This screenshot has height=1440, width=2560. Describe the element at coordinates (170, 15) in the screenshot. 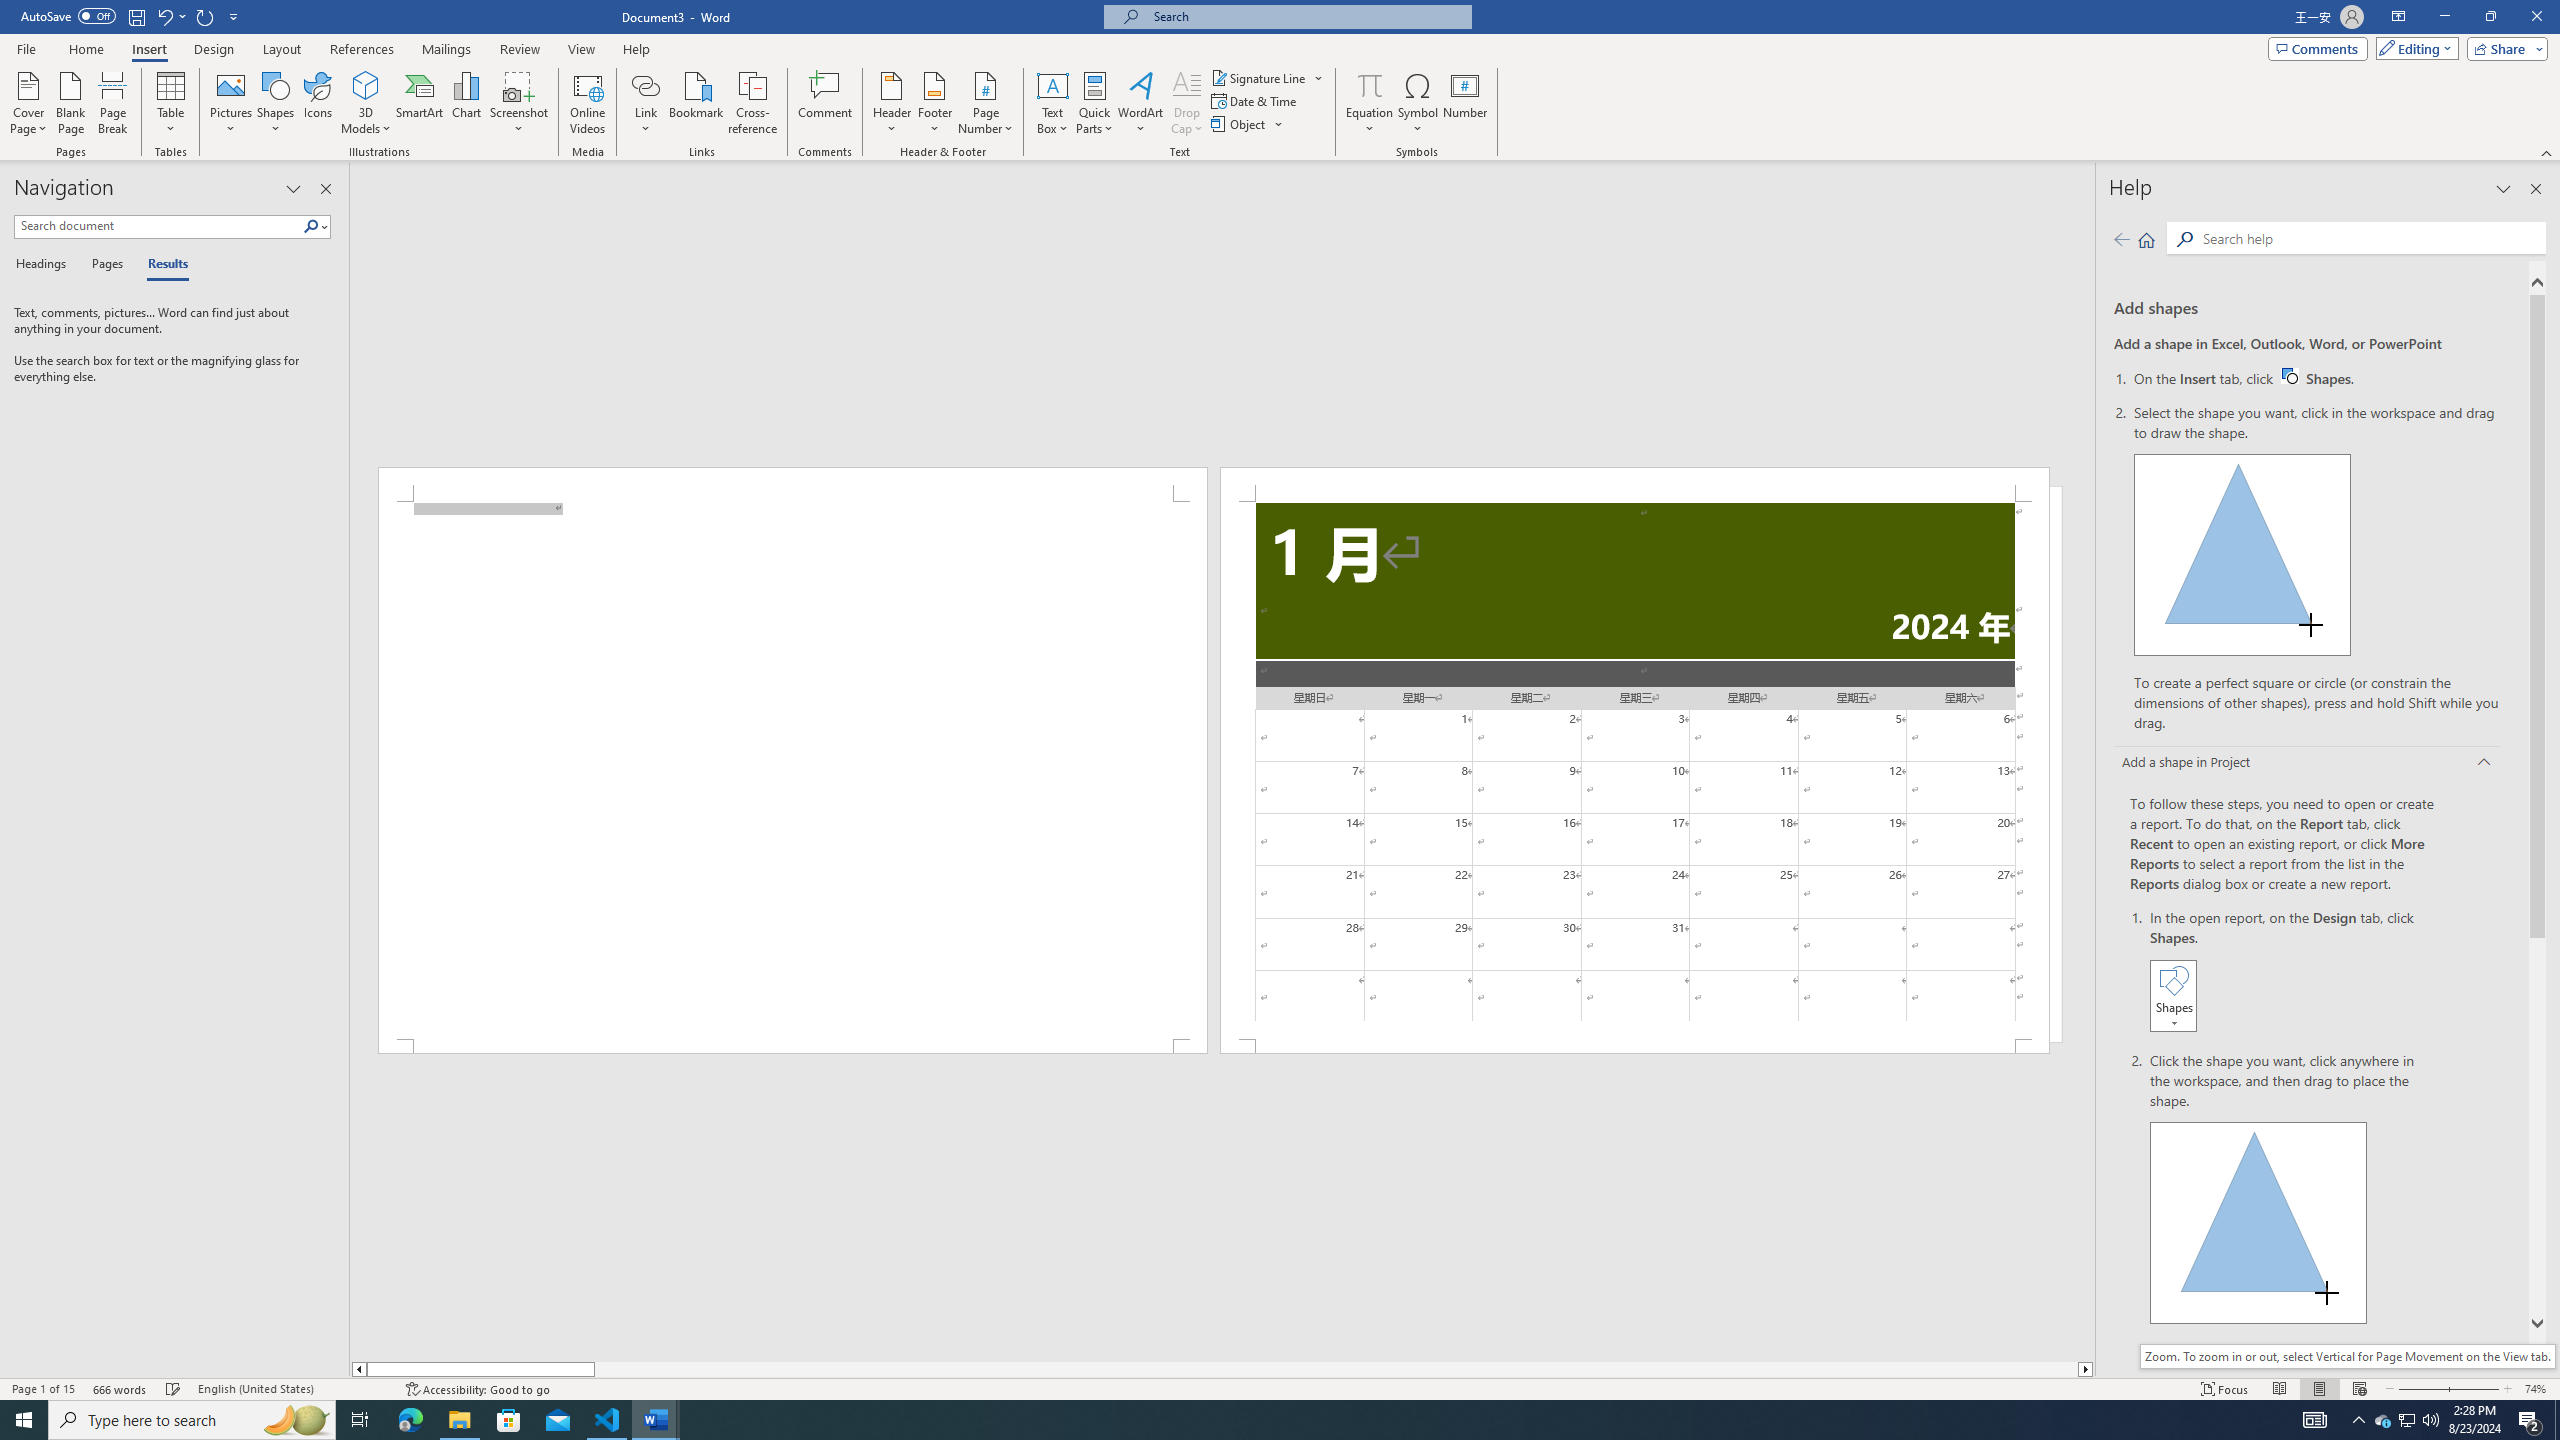

I see `'Undo New Page'` at that location.